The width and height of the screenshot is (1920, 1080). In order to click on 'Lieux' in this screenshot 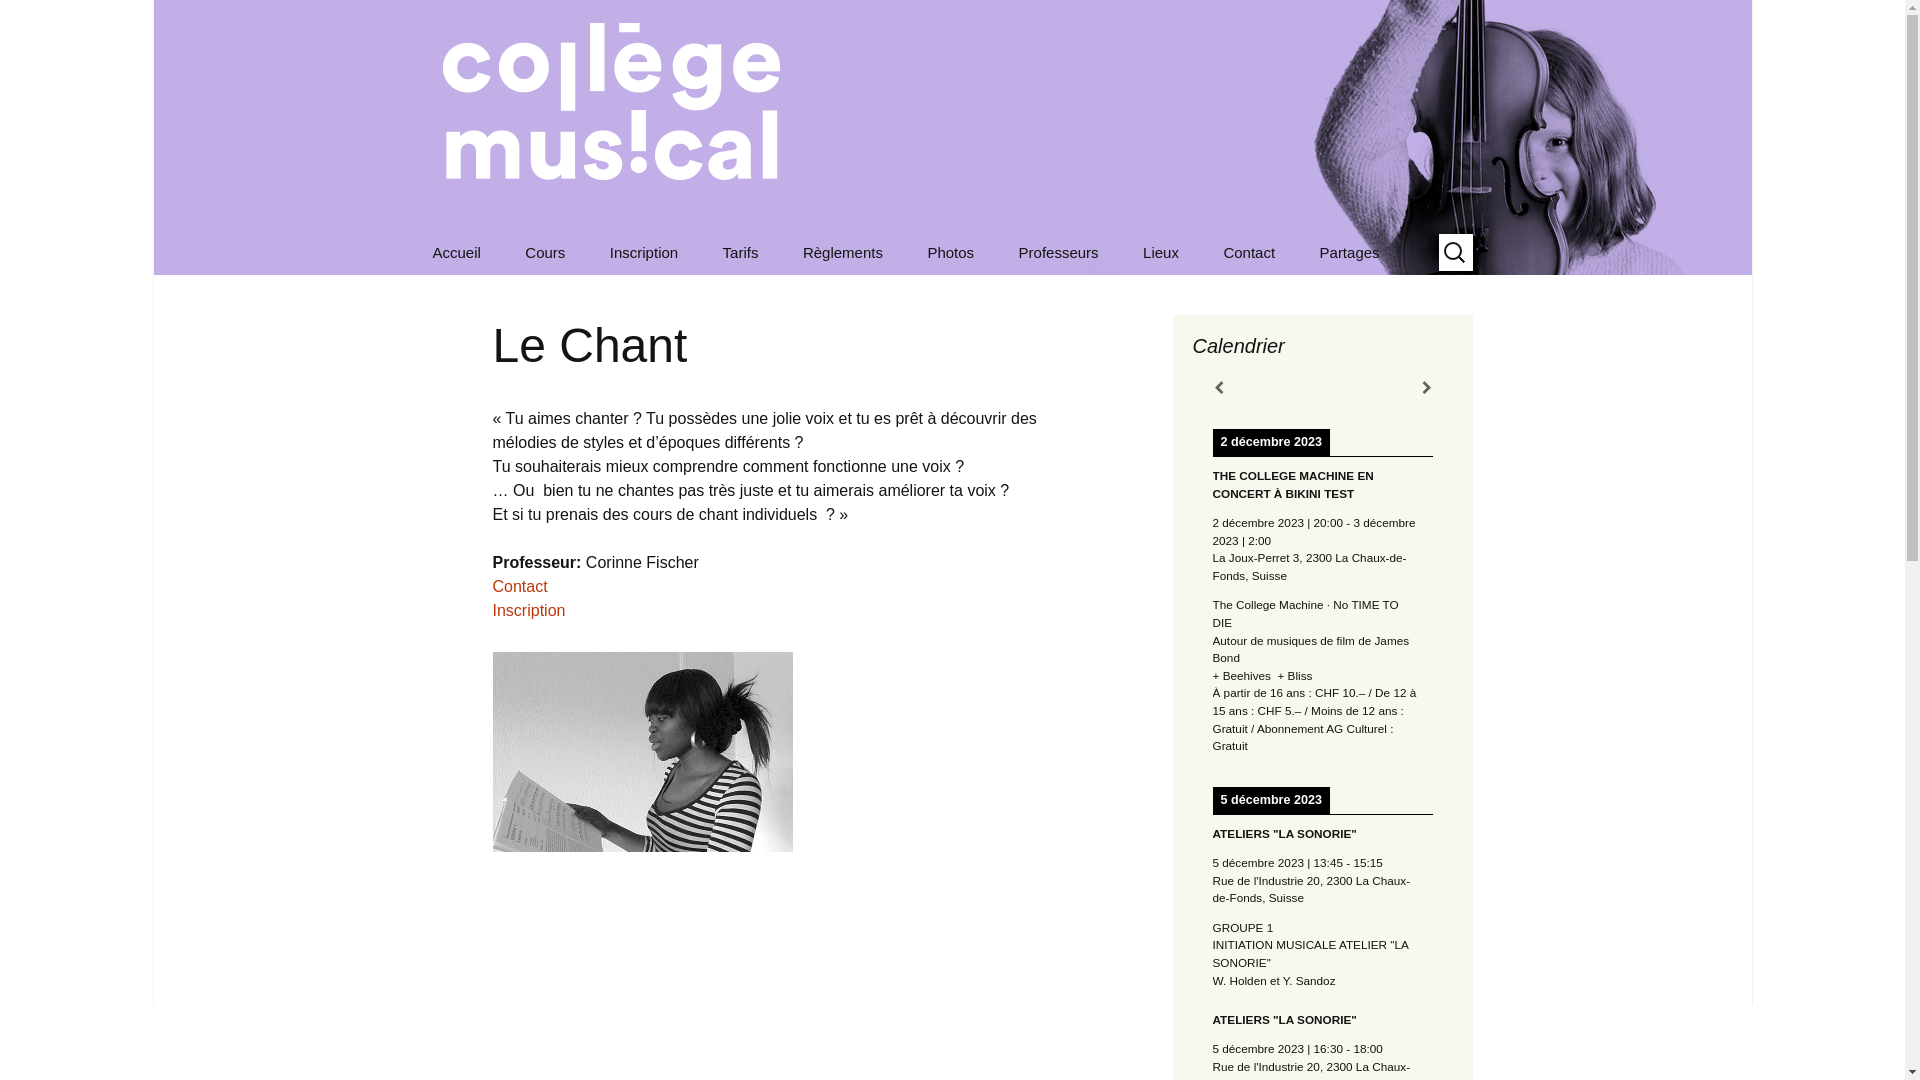, I will do `click(1161, 251)`.